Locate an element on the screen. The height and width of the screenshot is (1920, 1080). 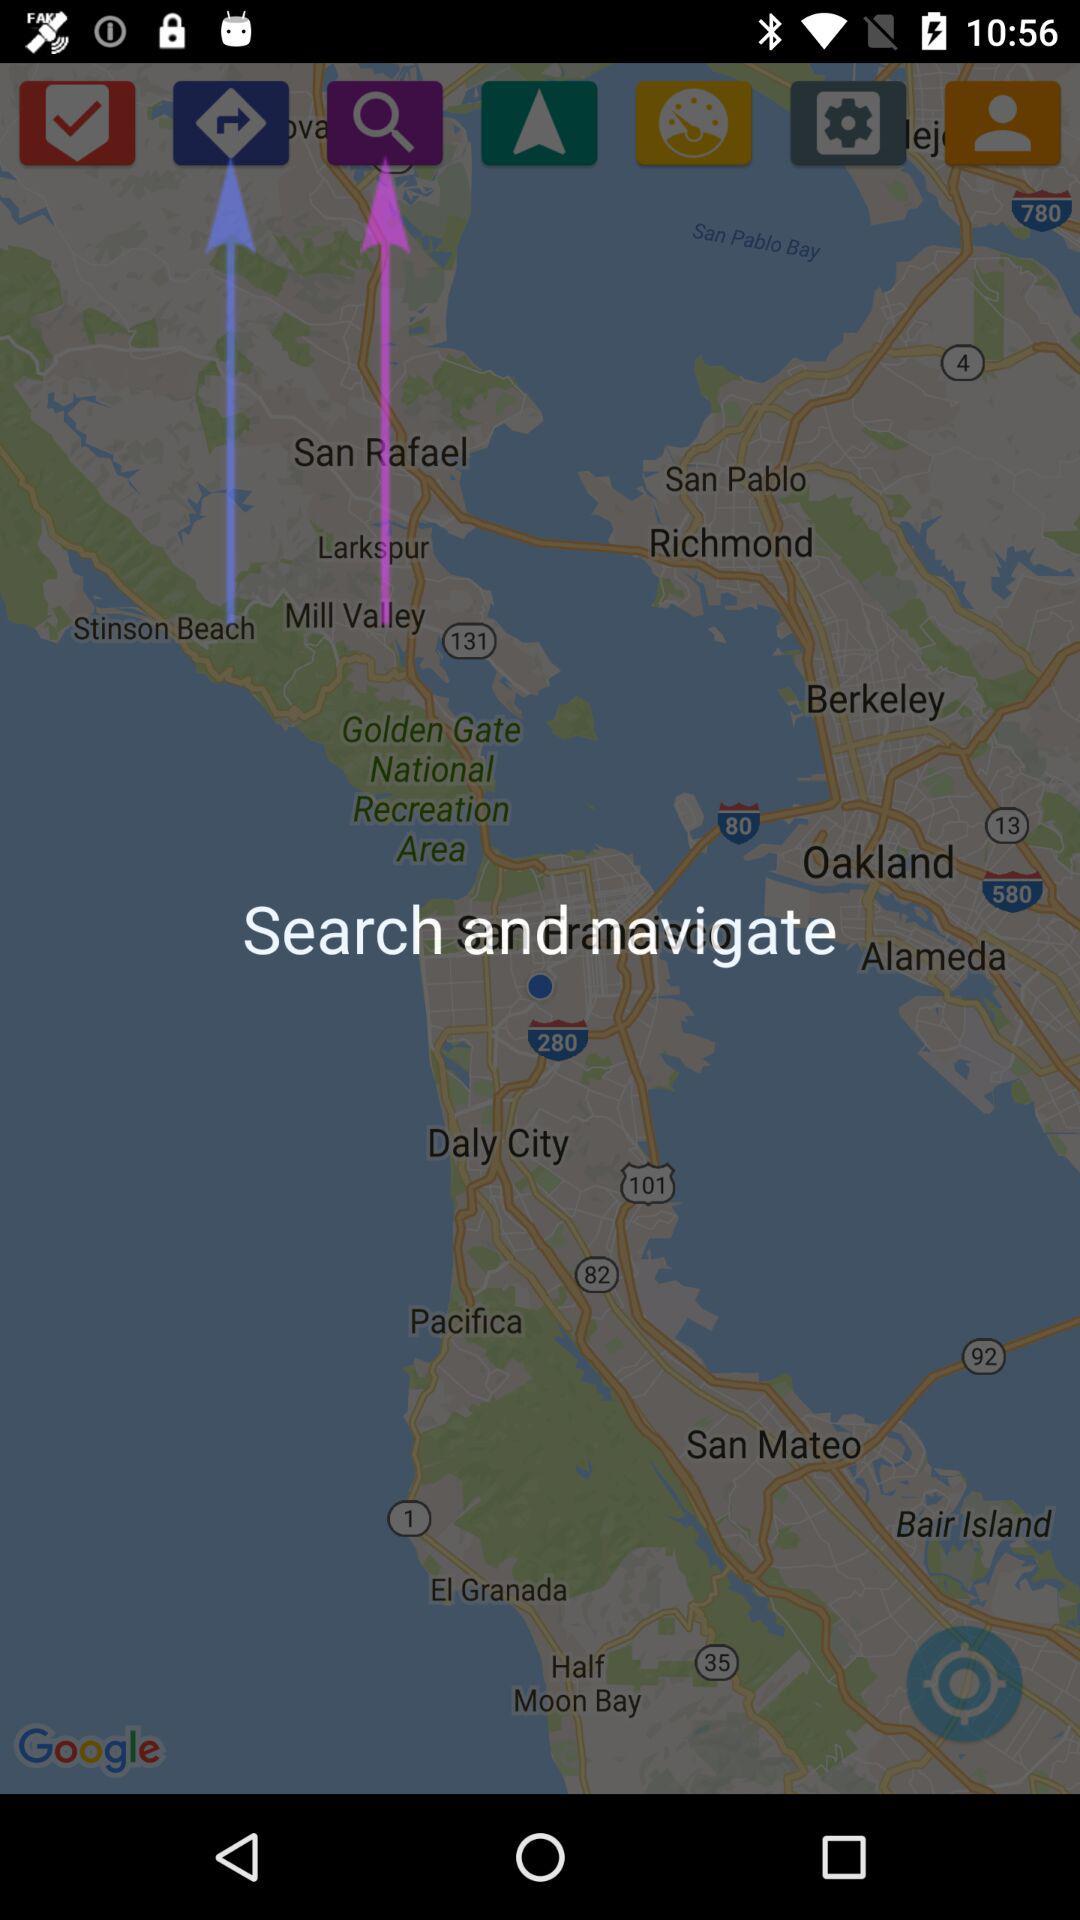
show location is located at coordinates (538, 121).